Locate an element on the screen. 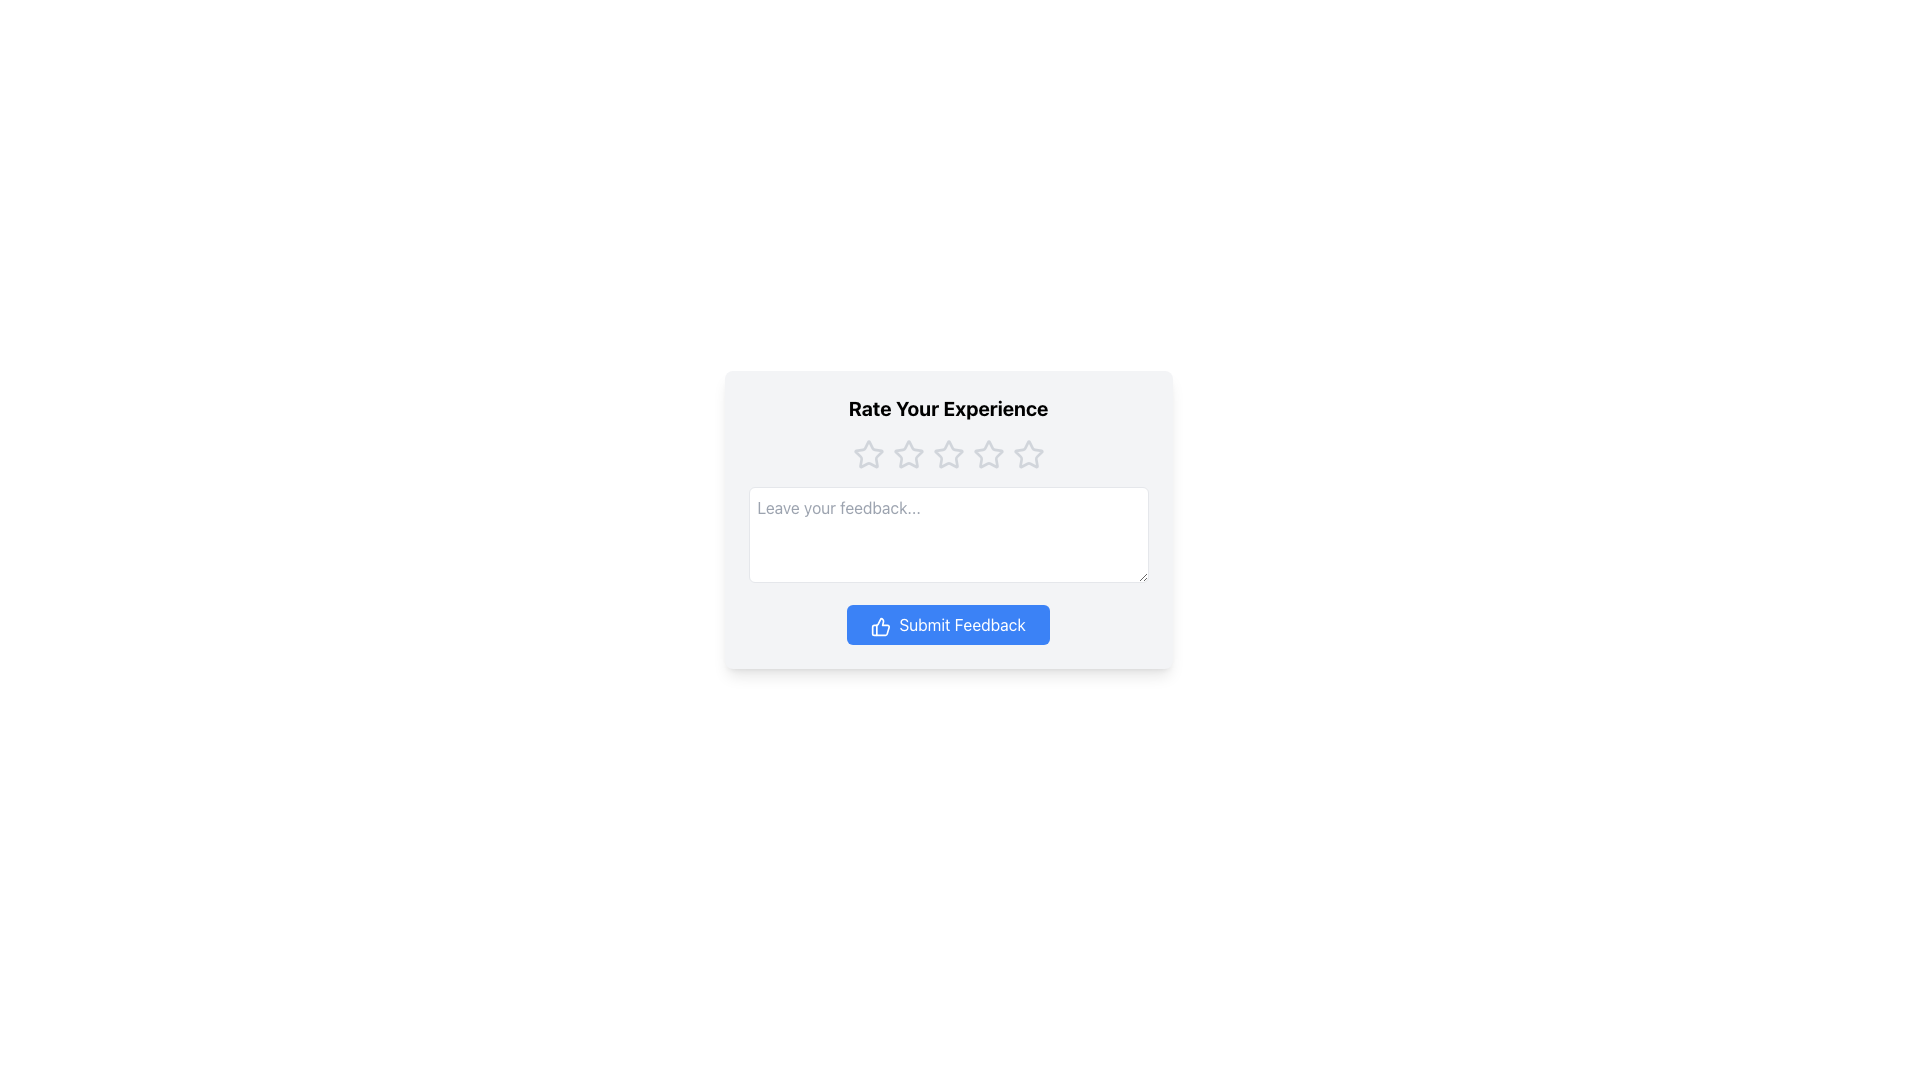 The width and height of the screenshot is (1920, 1080). the star icon in the rating selector to set the corresponding rating, which is a row of five light gray stars centered below the heading 'Rate Your Experience.' is located at coordinates (947, 455).